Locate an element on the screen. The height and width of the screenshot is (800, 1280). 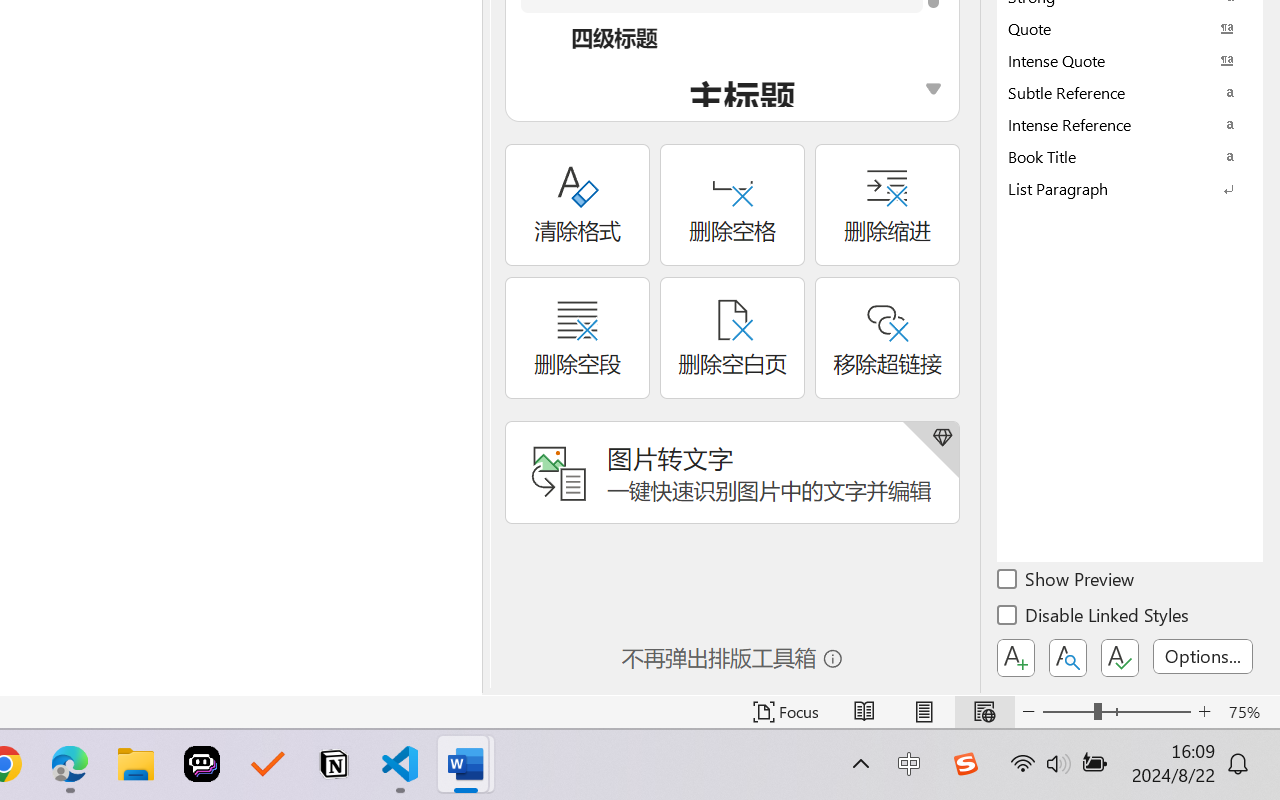
'Class: NetUIButton' is located at coordinates (1120, 657).